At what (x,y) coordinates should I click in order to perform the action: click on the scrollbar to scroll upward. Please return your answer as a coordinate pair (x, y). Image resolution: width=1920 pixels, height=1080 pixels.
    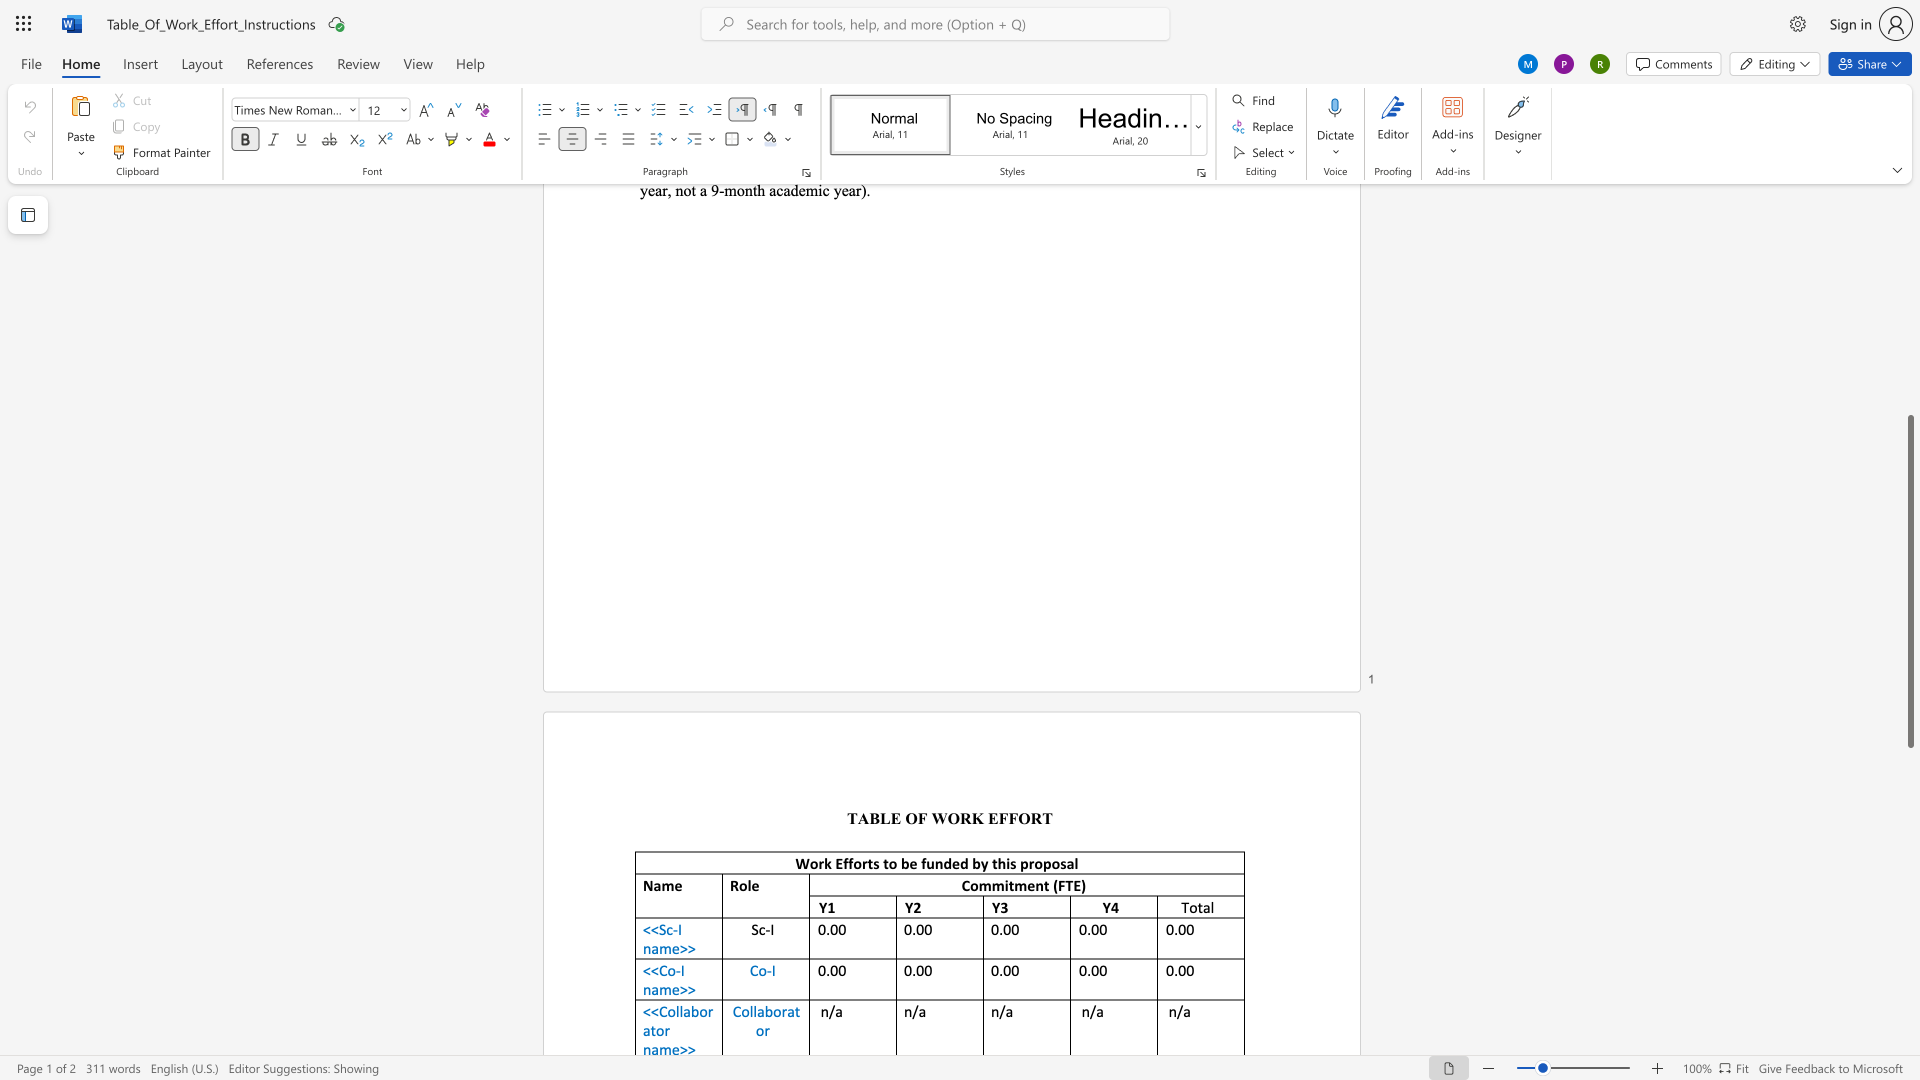
    Looking at the image, I should click on (1909, 289).